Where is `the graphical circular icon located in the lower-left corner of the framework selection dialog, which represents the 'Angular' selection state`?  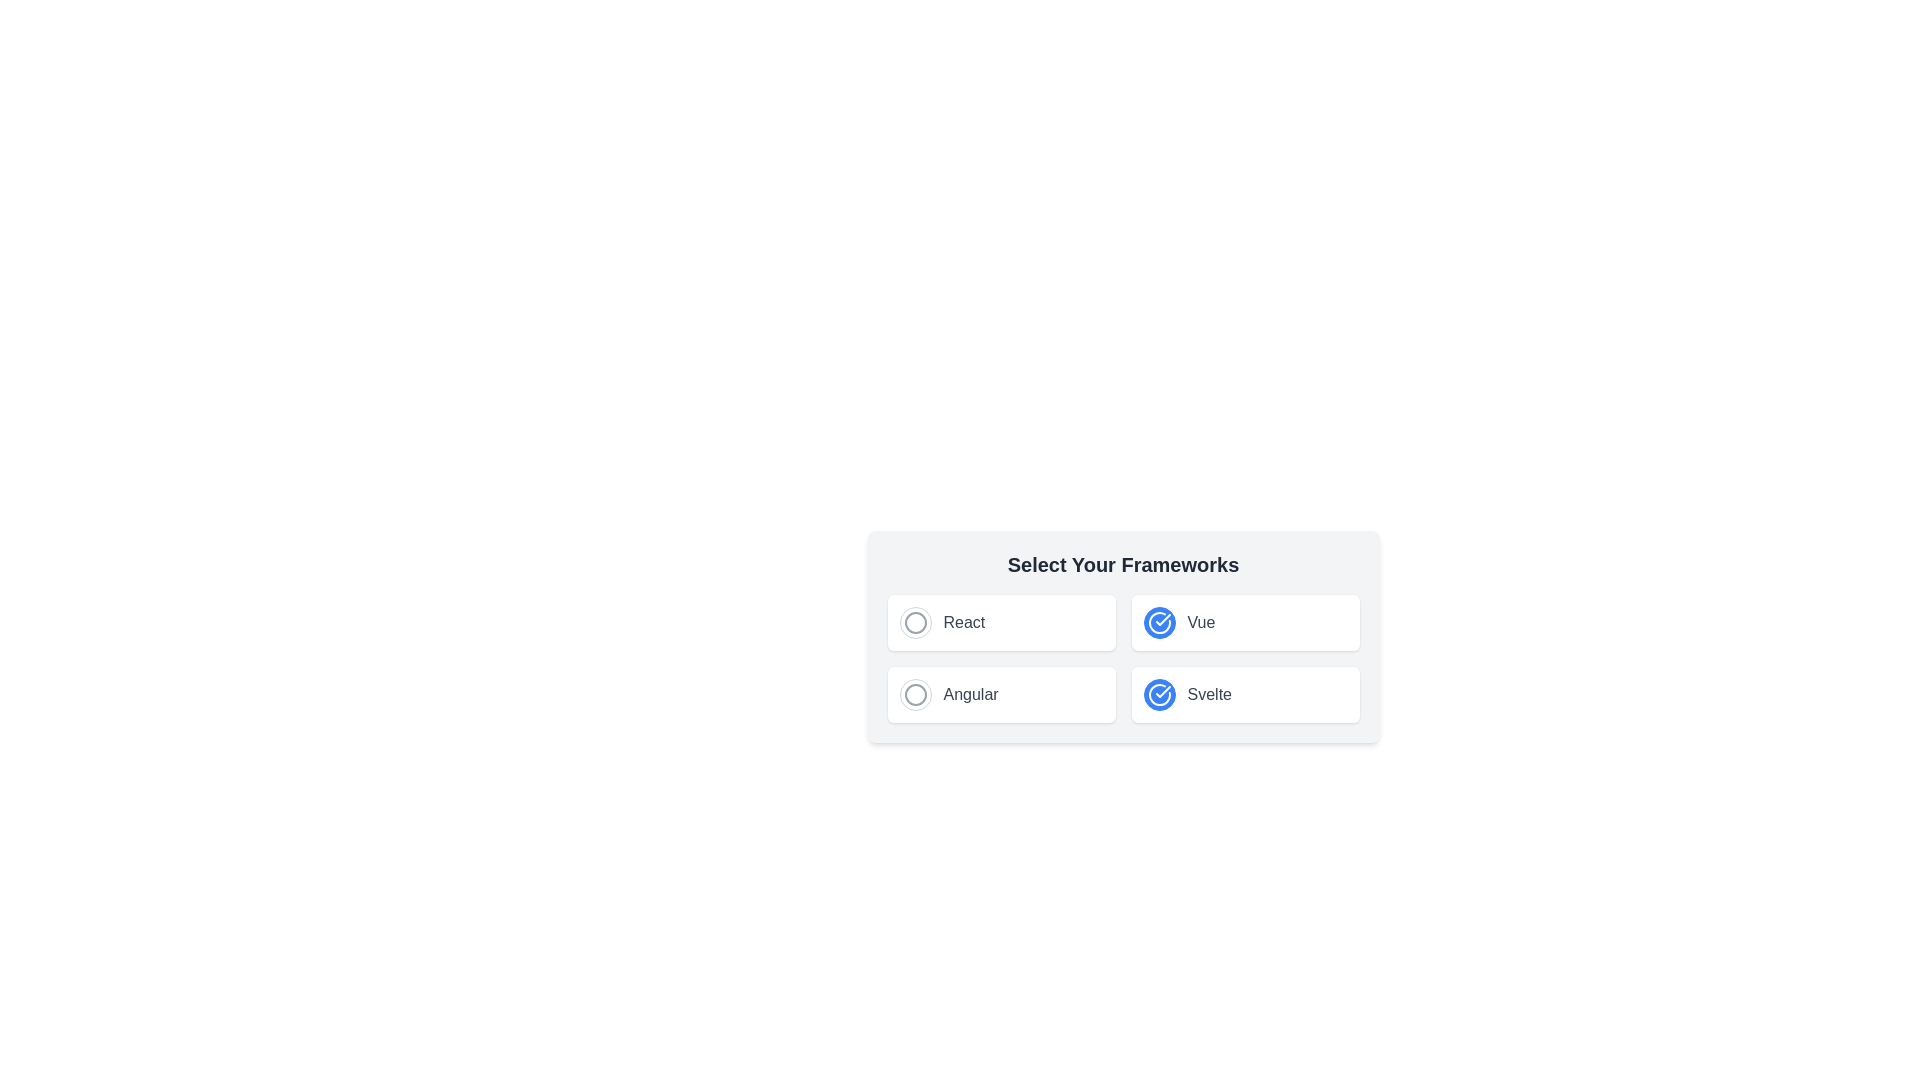
the graphical circular icon located in the lower-left corner of the framework selection dialog, which represents the 'Angular' selection state is located at coordinates (914, 693).